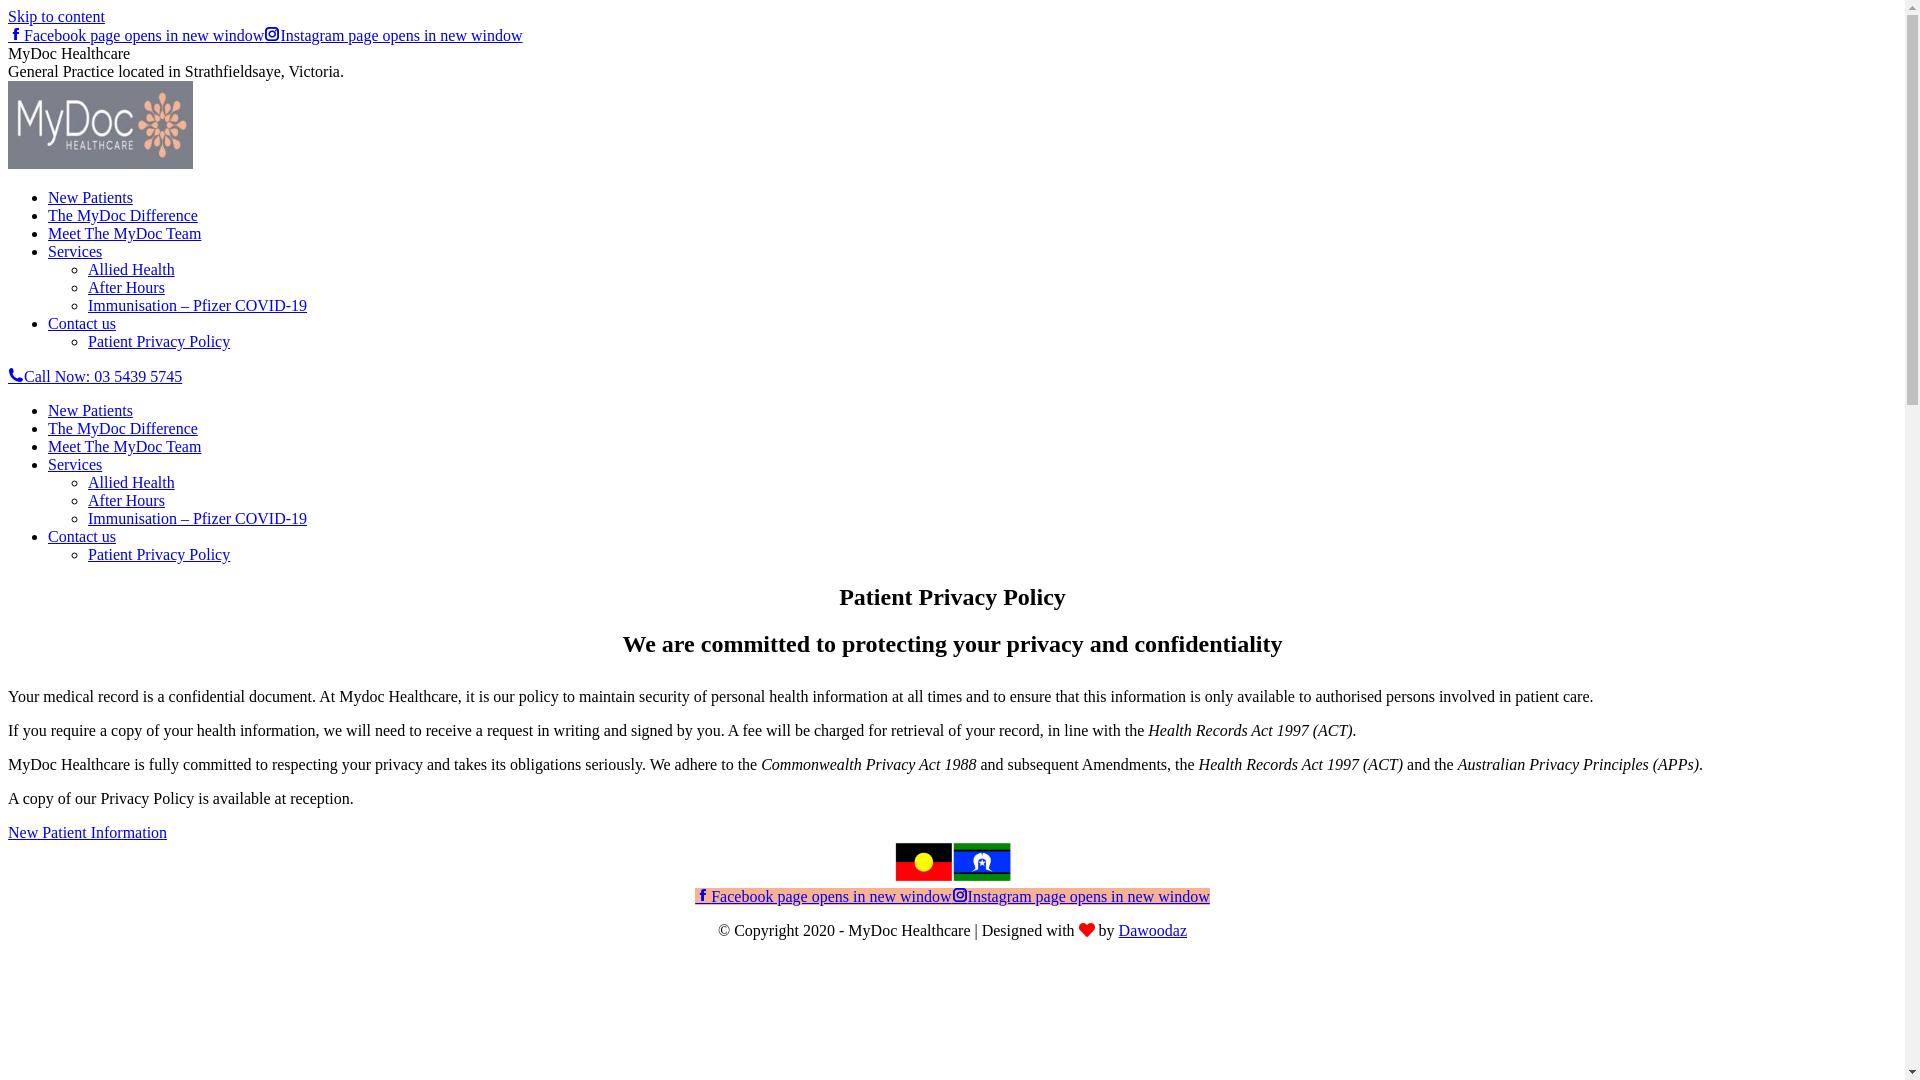 Image resolution: width=1920 pixels, height=1080 pixels. I want to click on 'Facebook page opens in new window', so click(822, 895).